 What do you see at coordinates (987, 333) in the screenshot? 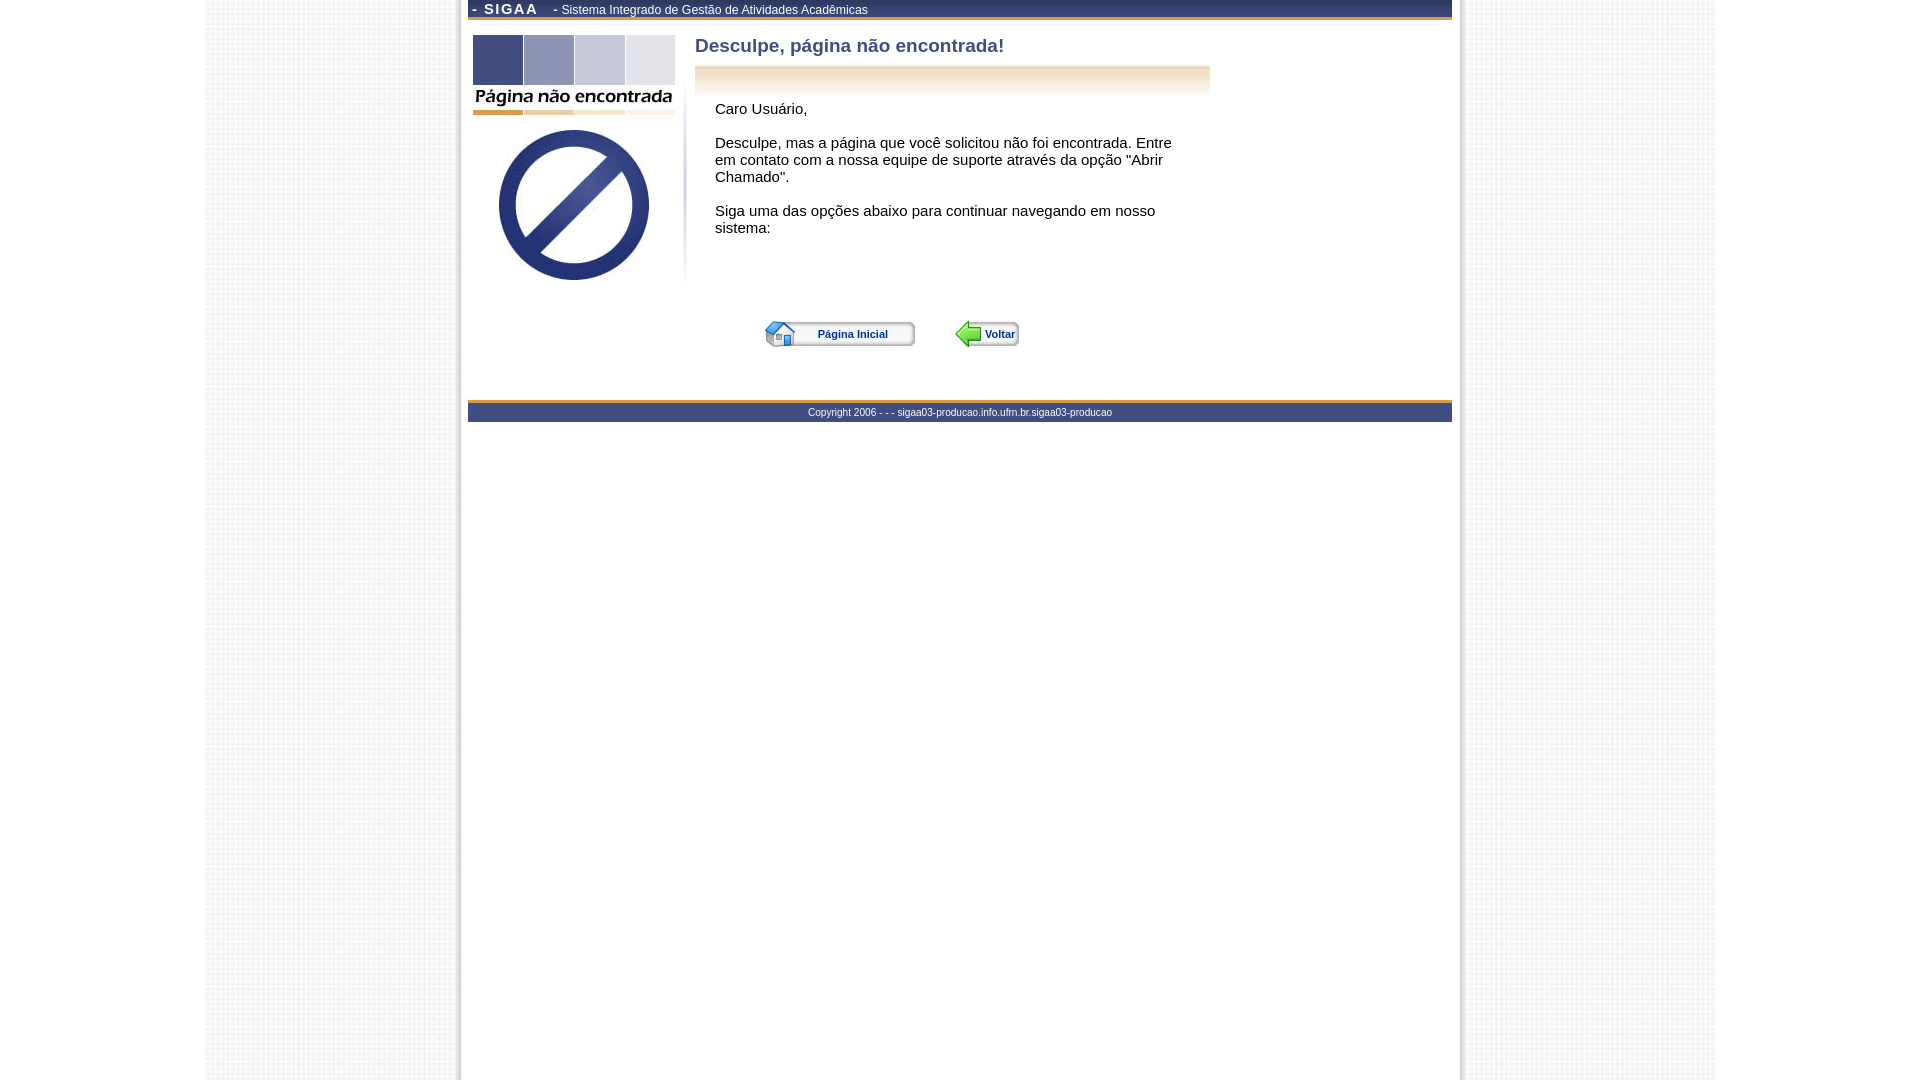
I see `'Voltar'` at bounding box center [987, 333].